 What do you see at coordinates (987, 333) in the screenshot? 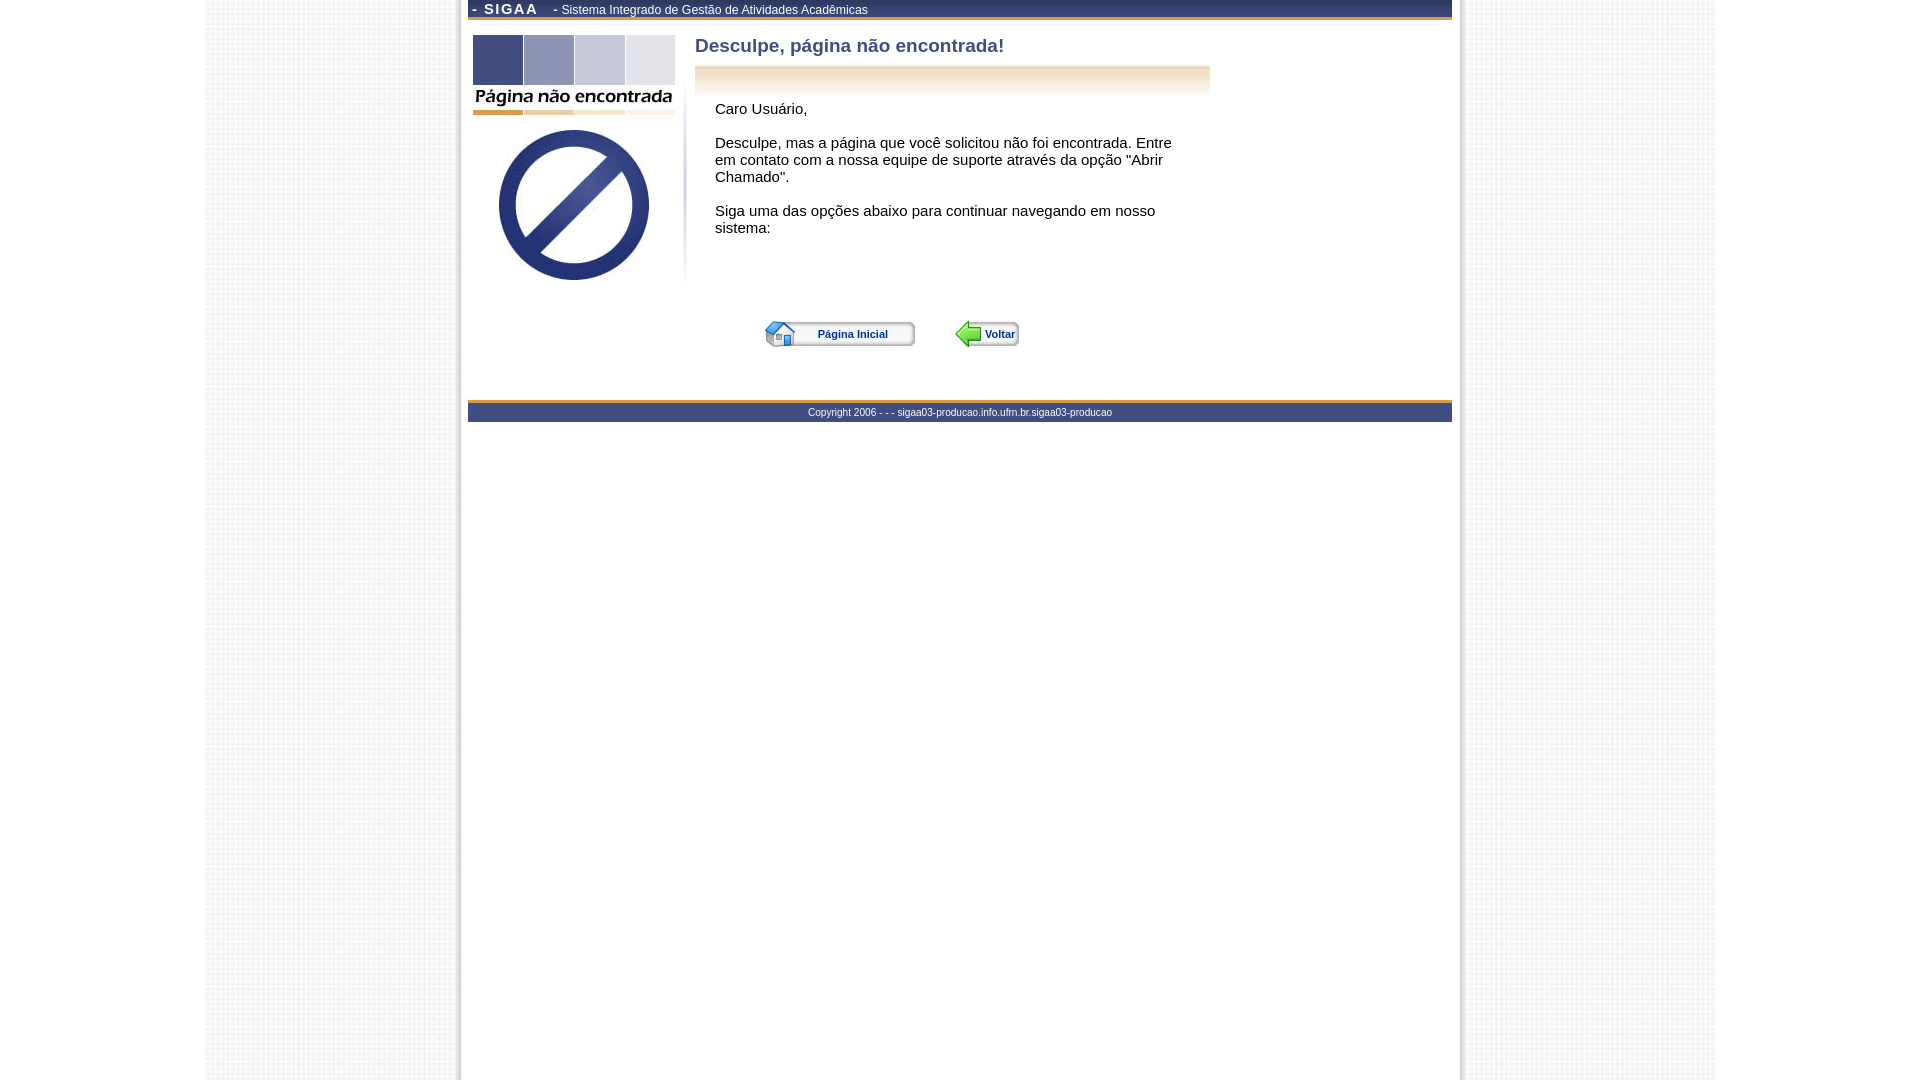
I see `'Voltar'` at bounding box center [987, 333].